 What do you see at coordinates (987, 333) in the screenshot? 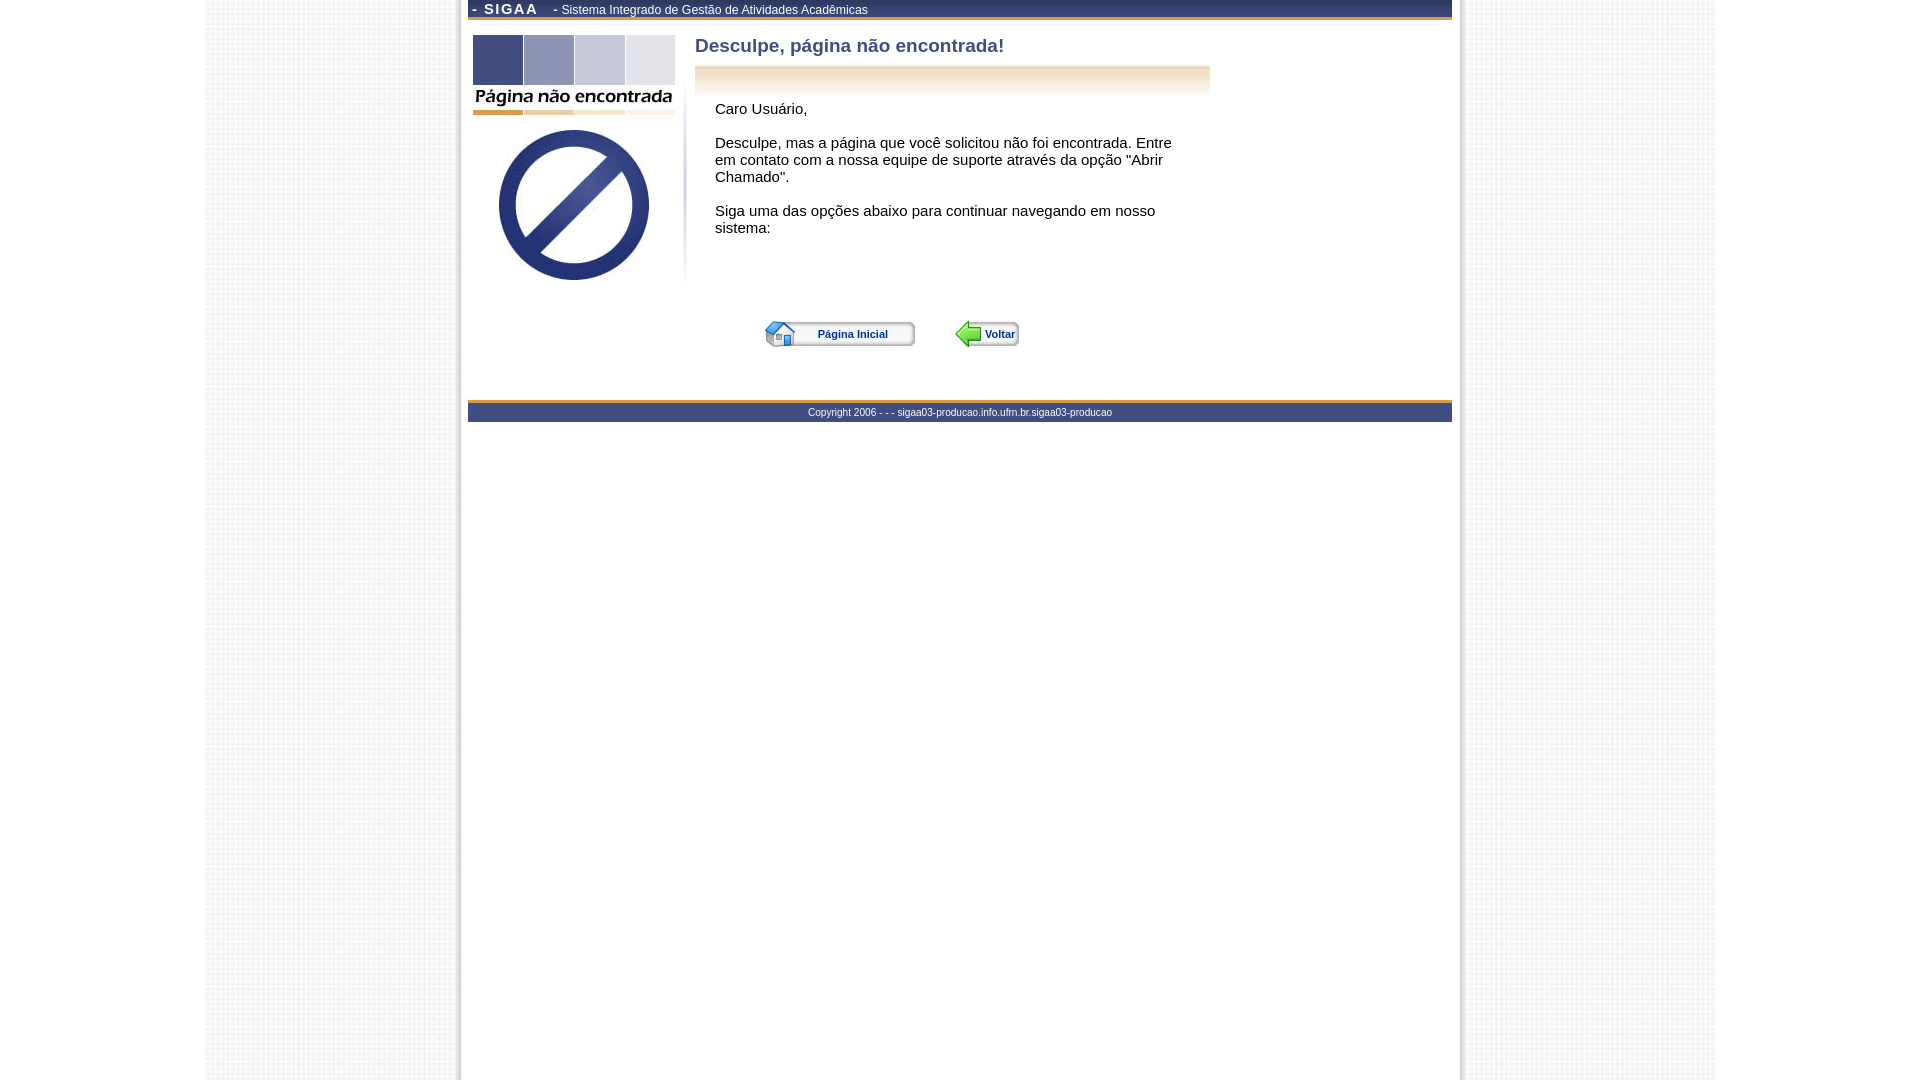
I see `'Voltar'` at bounding box center [987, 333].